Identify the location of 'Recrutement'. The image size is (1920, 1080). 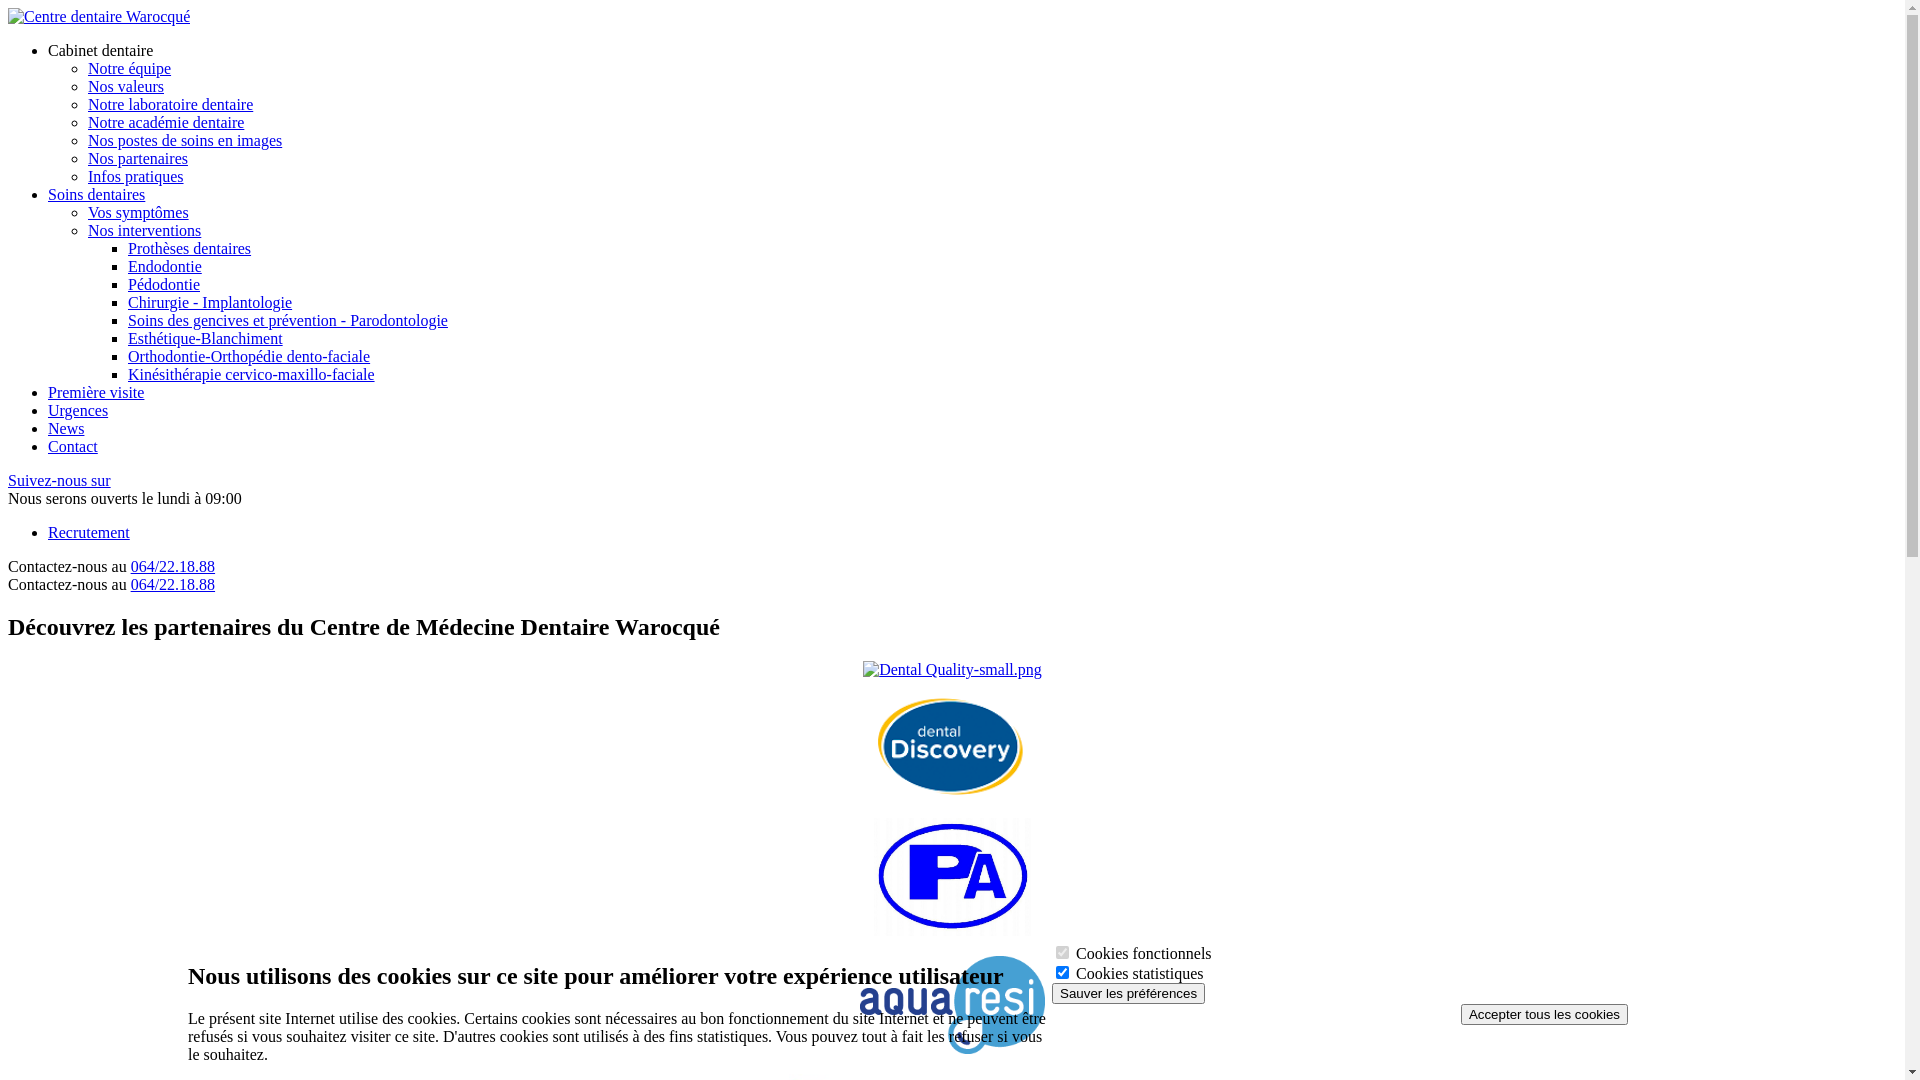
(88, 531).